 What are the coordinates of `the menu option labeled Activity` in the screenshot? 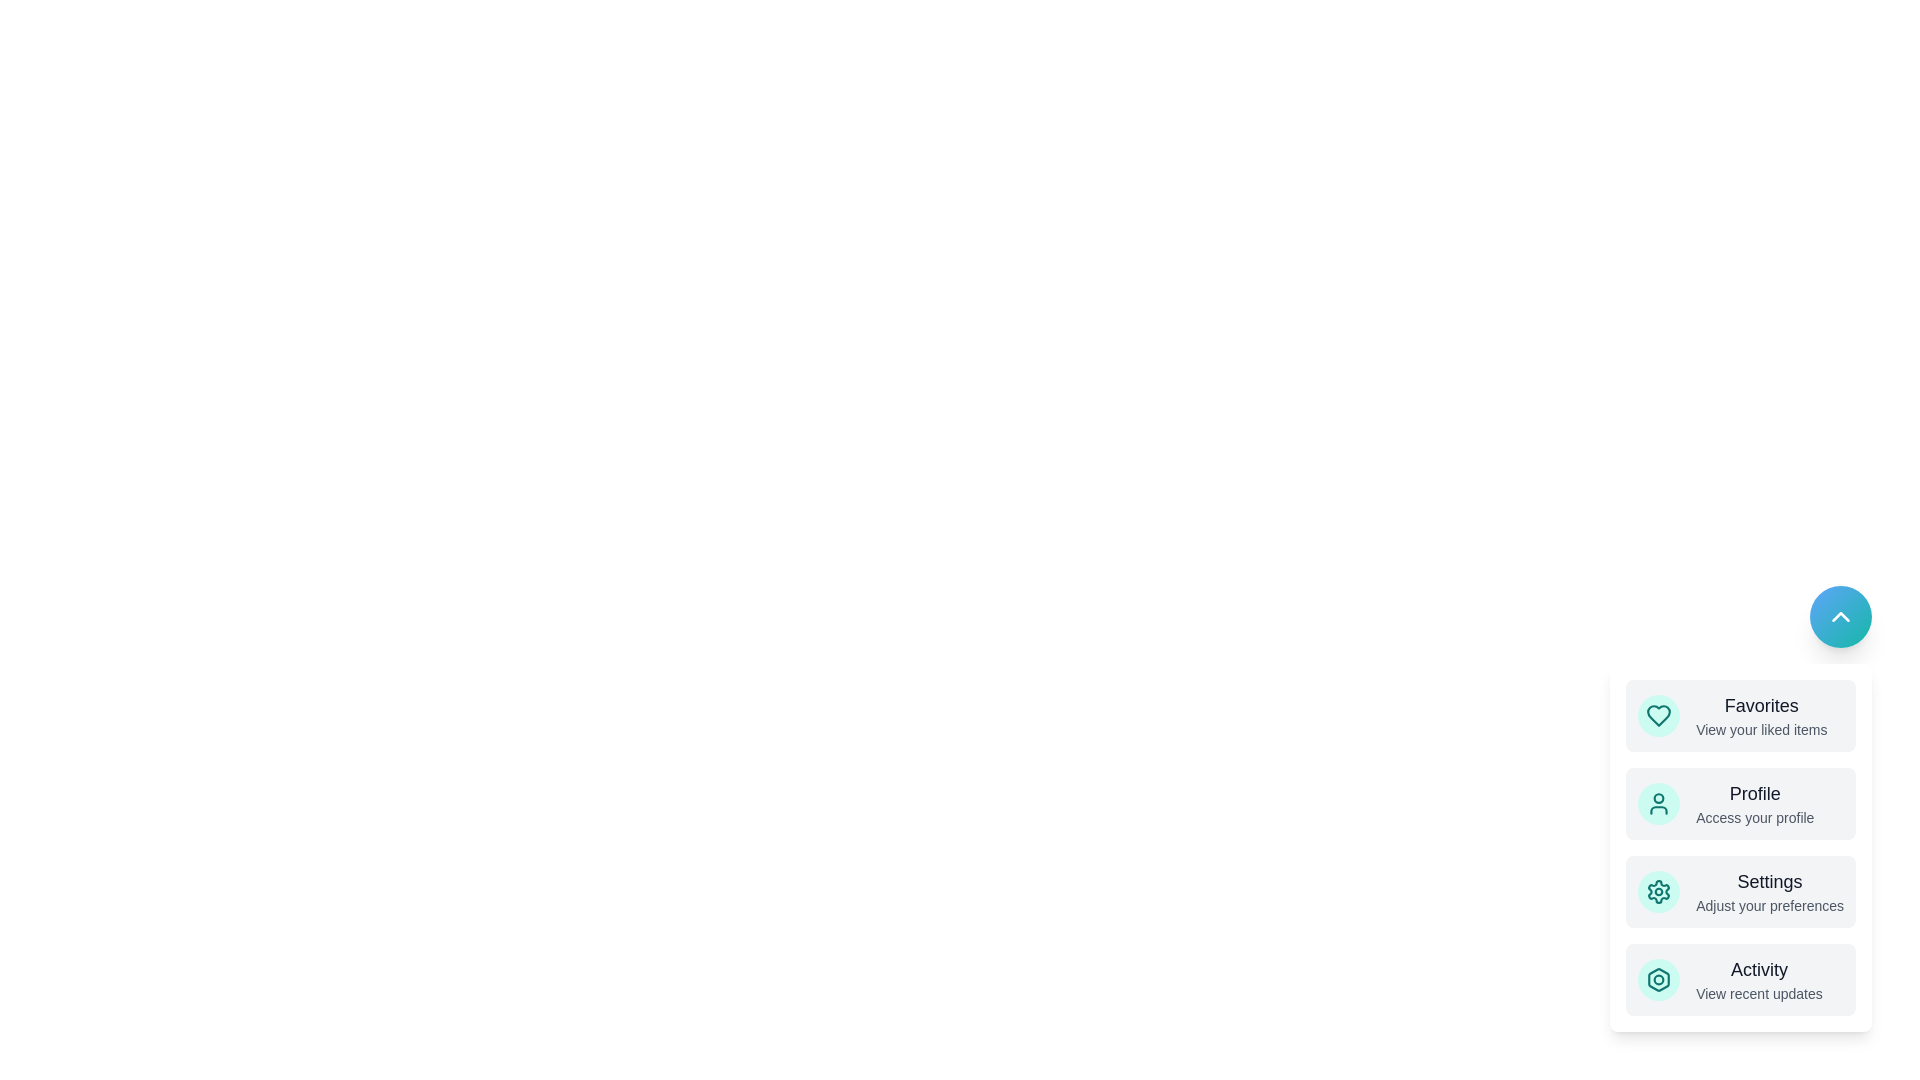 It's located at (1740, 978).